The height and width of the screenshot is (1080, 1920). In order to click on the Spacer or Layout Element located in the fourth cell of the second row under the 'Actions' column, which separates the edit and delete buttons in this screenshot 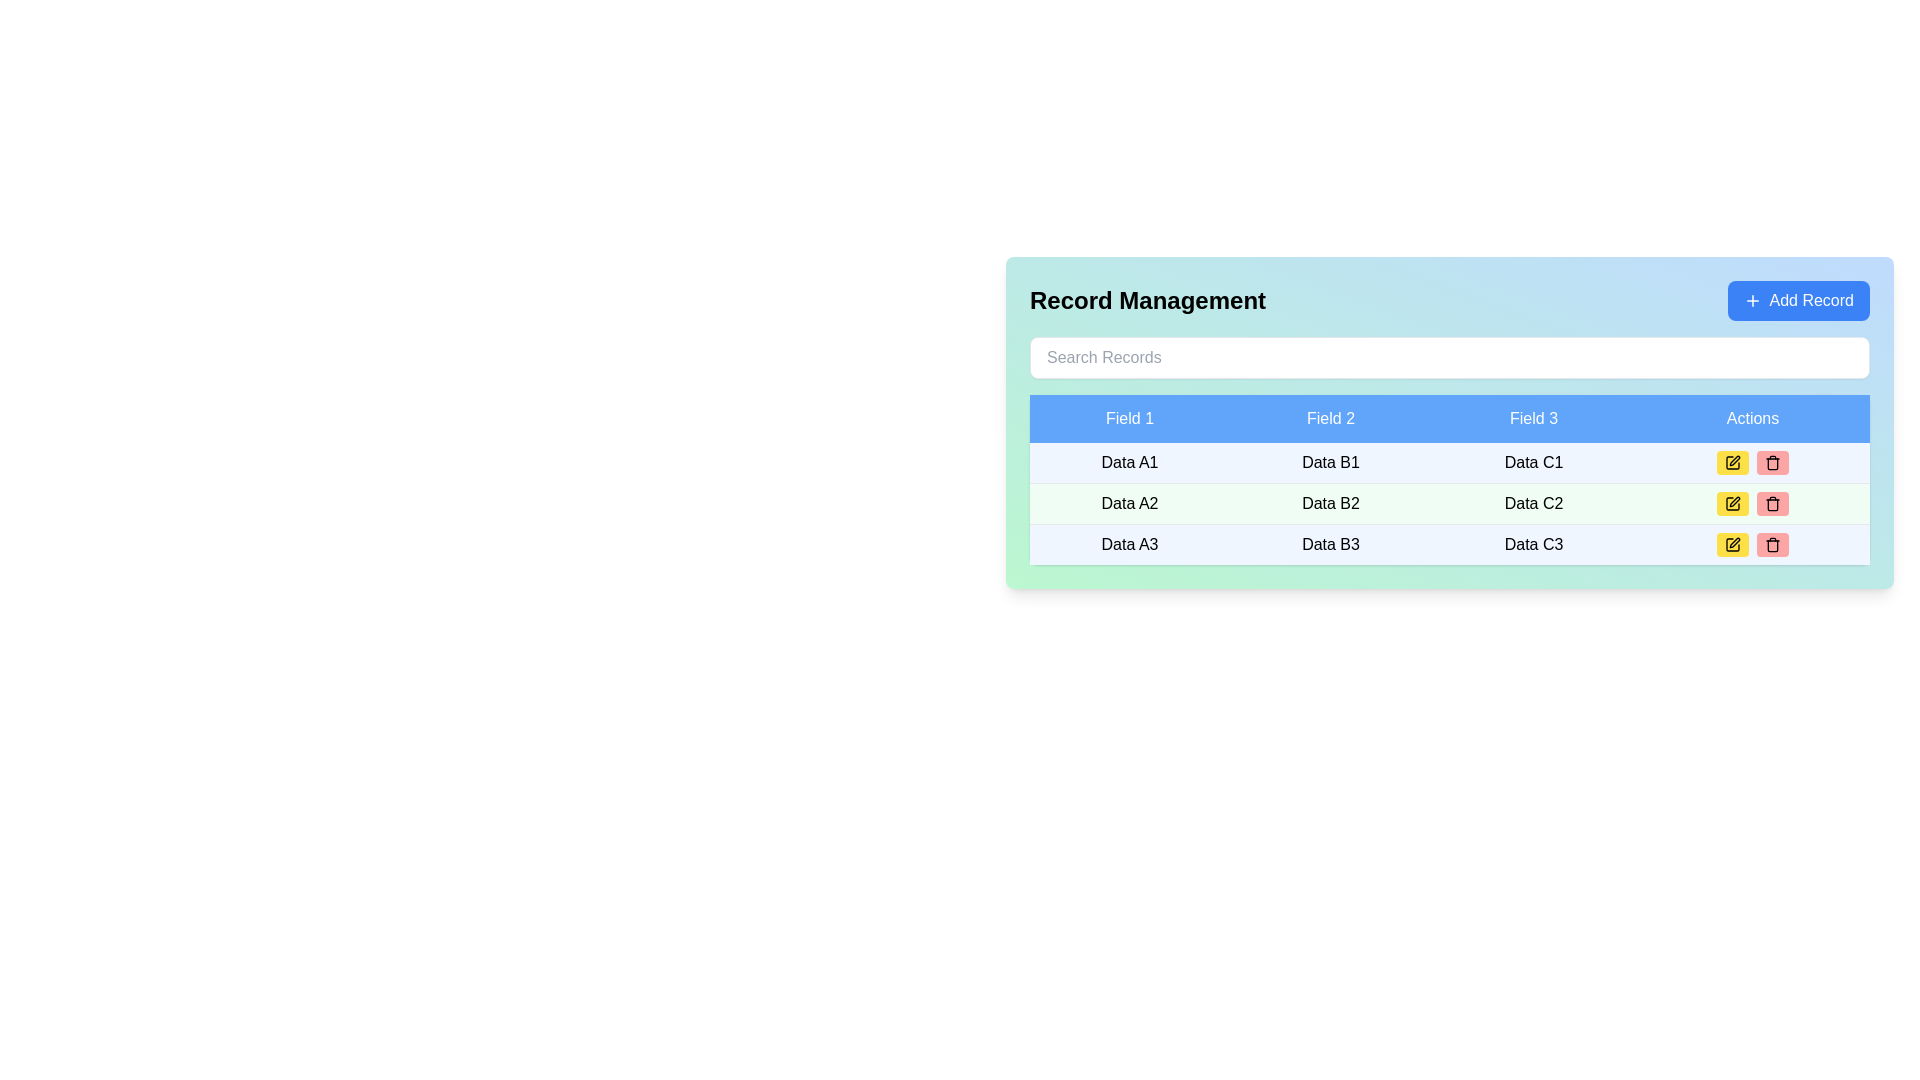, I will do `click(1751, 503)`.